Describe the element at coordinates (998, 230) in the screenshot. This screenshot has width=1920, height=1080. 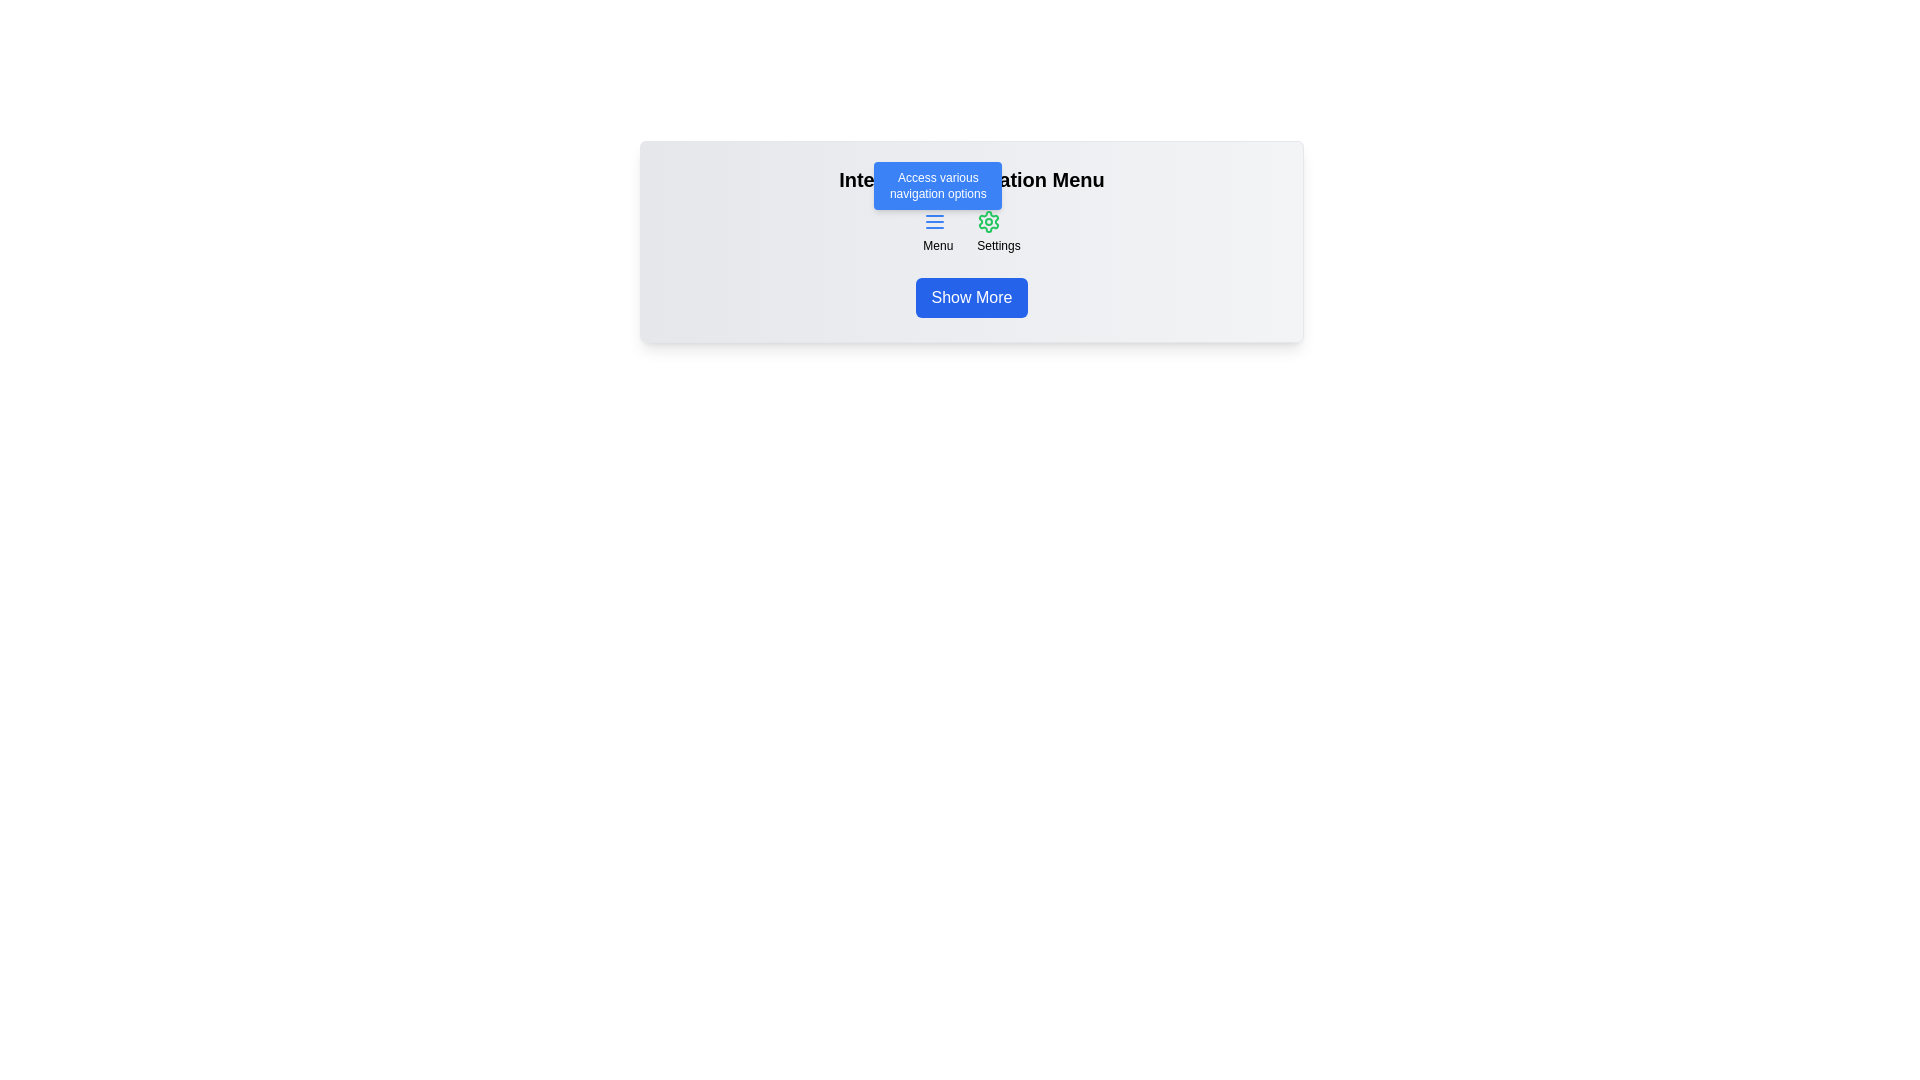
I see `the green gear icon button labeled 'Settings' to visualize related tooltips or effects` at that location.